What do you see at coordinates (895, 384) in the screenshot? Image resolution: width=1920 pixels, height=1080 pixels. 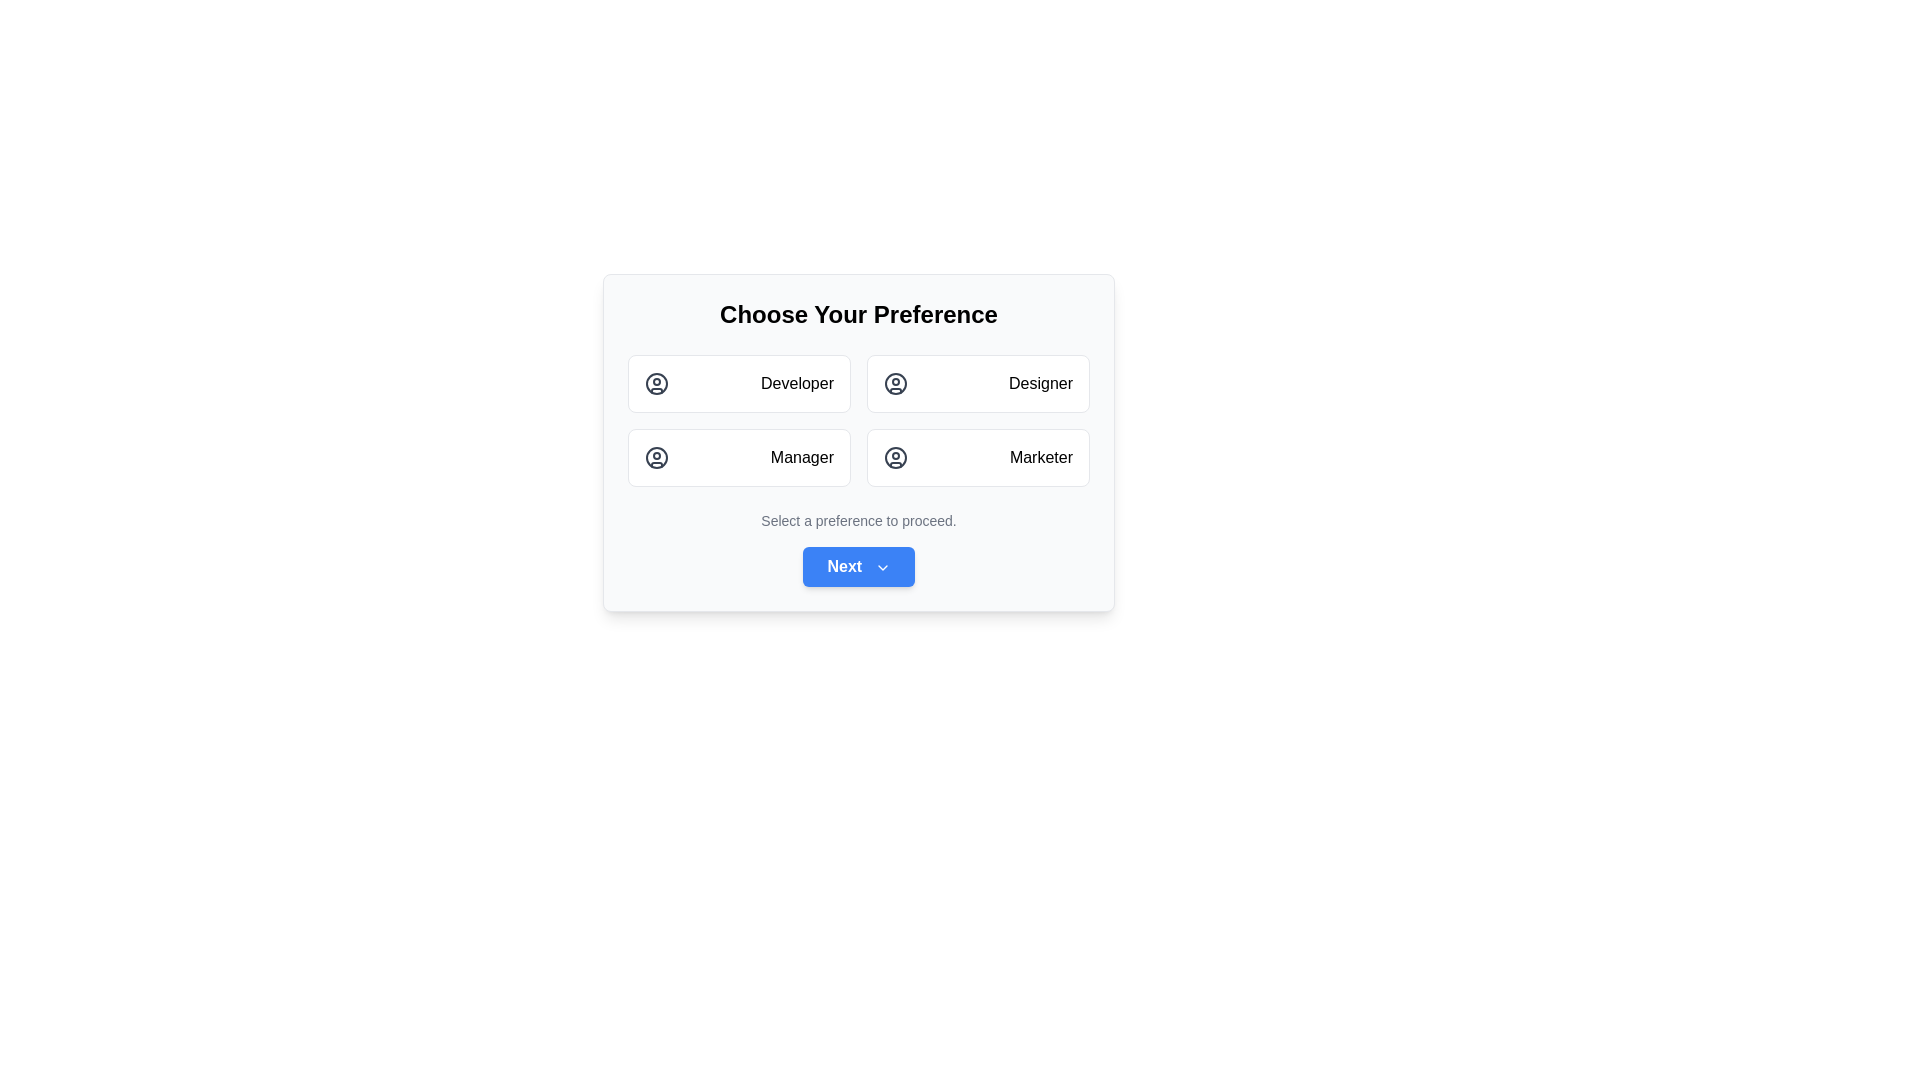 I see `the 'Designer' icon located in the top row, second column of the grid` at bounding box center [895, 384].